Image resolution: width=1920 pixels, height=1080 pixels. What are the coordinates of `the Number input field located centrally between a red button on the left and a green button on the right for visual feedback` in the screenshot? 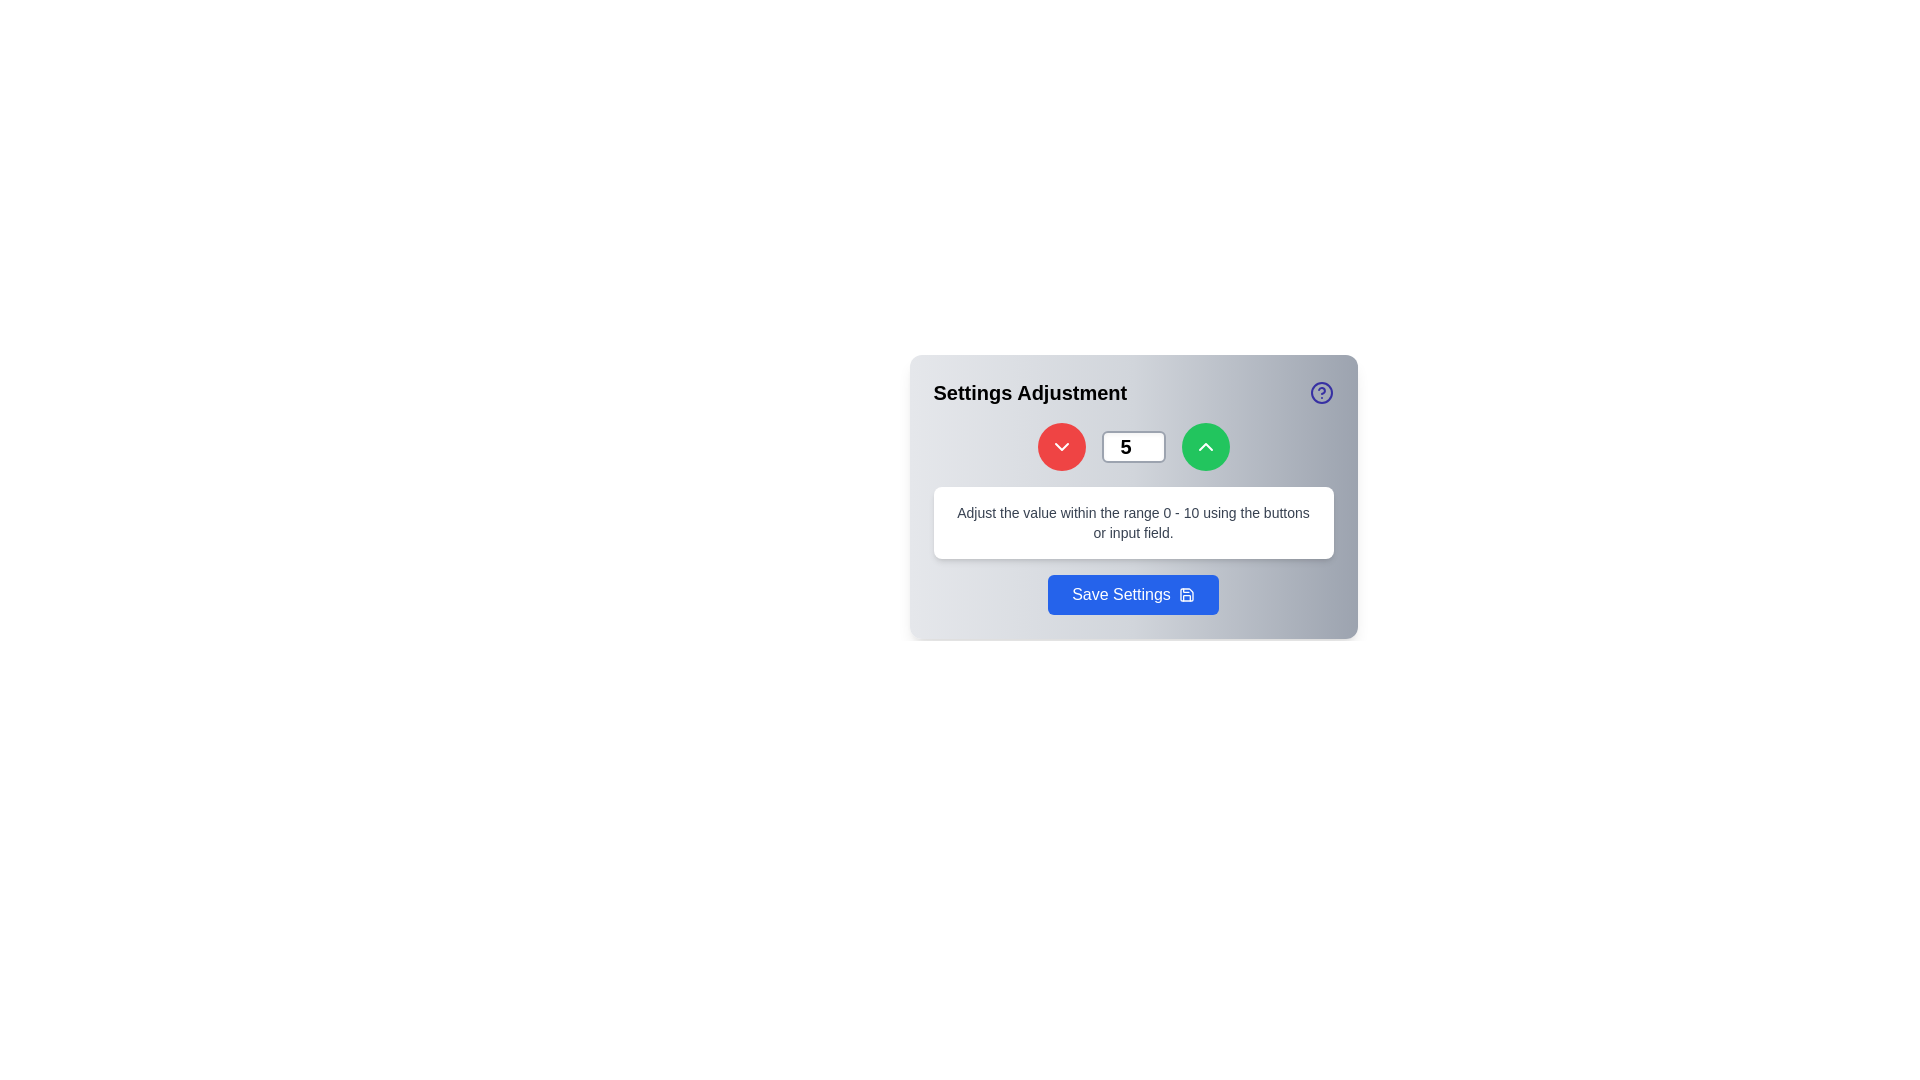 It's located at (1133, 446).